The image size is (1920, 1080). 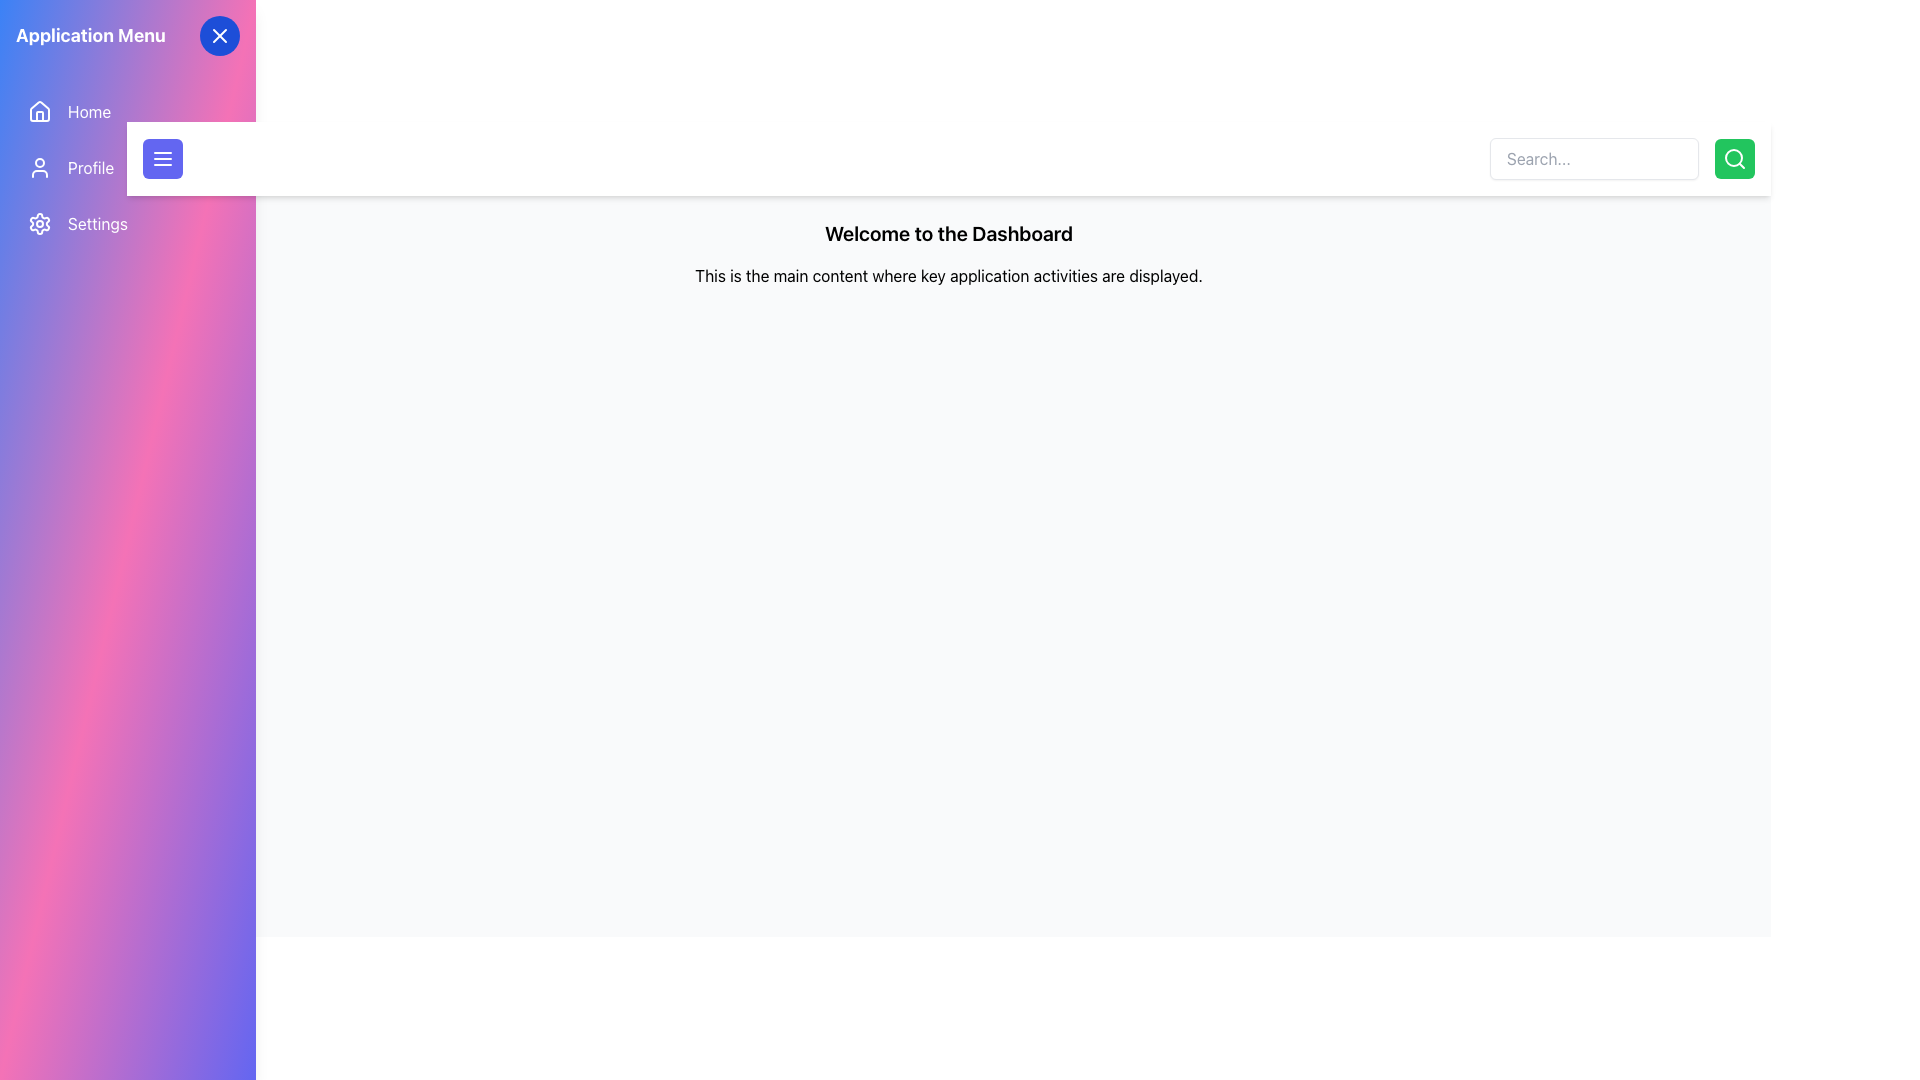 What do you see at coordinates (220, 35) in the screenshot?
I see `the Close button (SVG icon) located in the top-left corner of the sidebar` at bounding box center [220, 35].